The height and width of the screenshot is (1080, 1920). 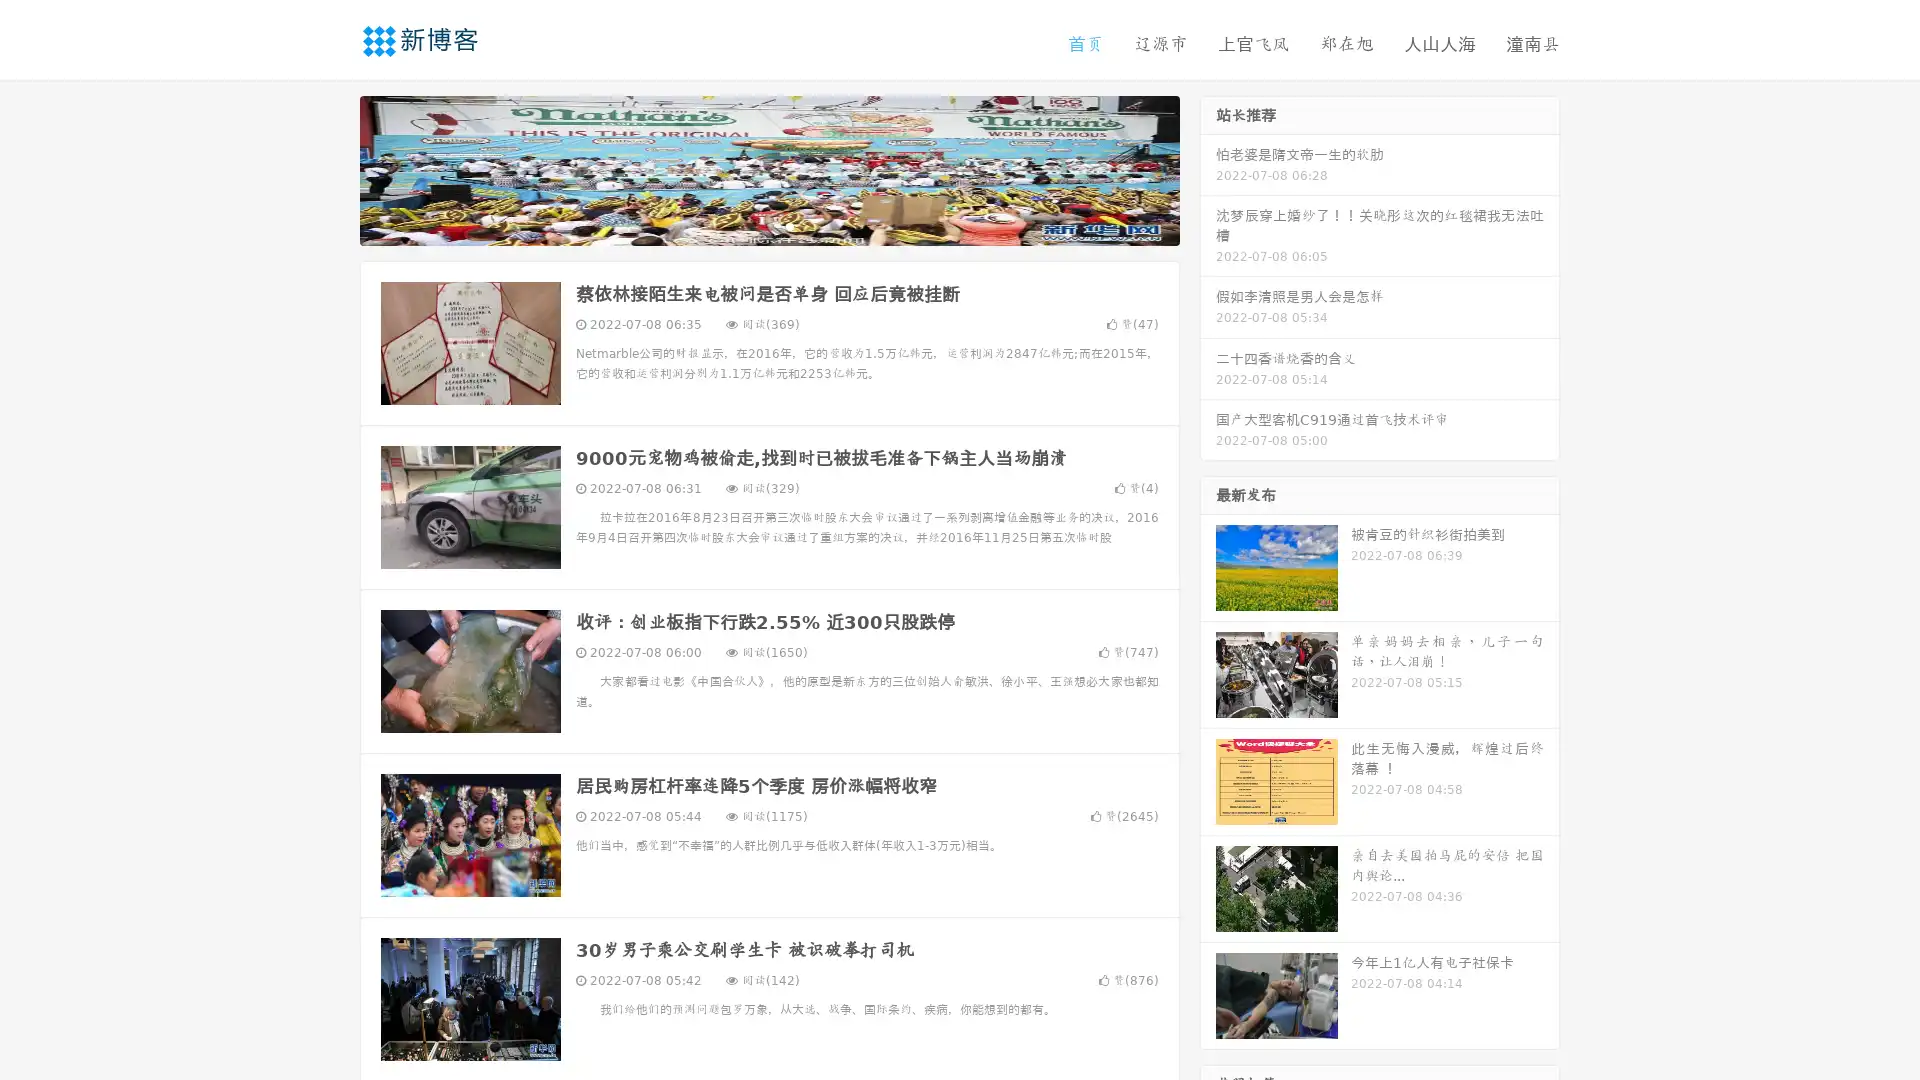 What do you see at coordinates (748, 225) in the screenshot?
I see `Go to slide 1` at bounding box center [748, 225].